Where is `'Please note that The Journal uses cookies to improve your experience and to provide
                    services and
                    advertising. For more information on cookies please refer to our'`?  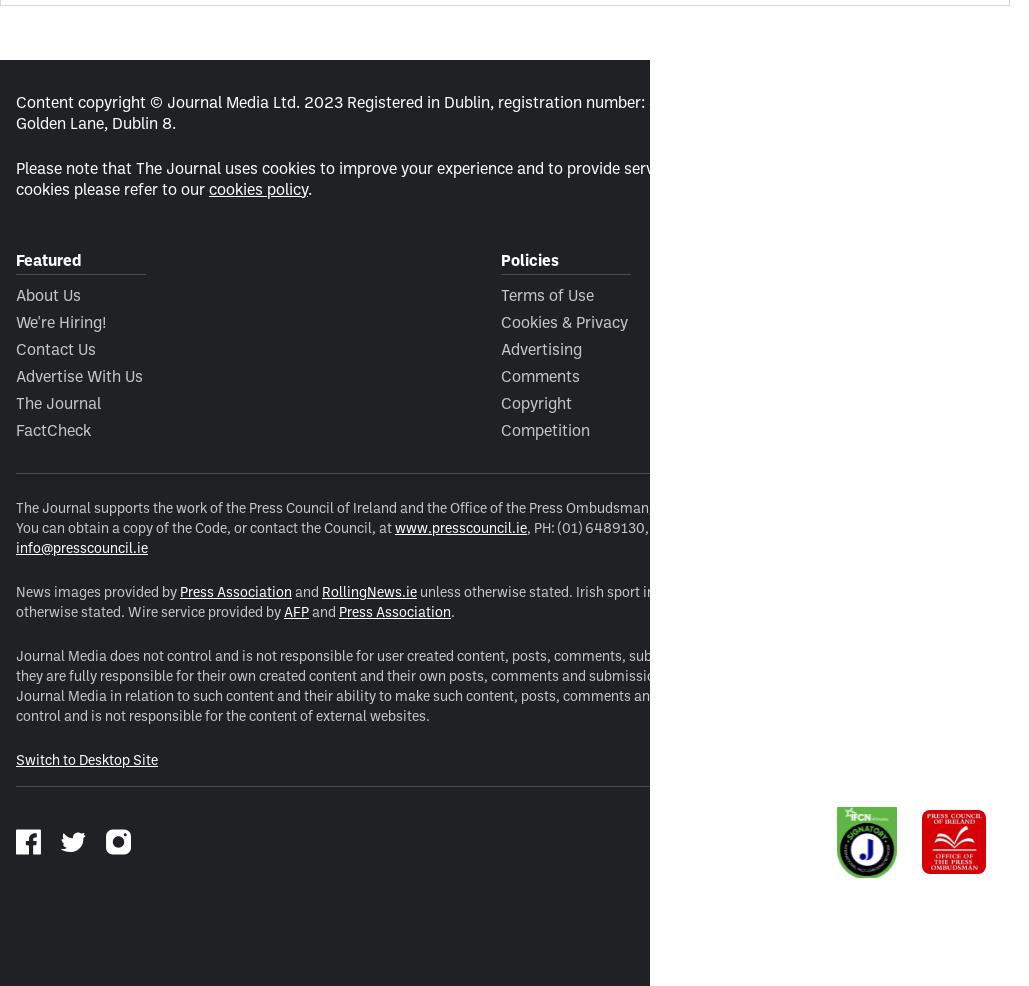
'Please note that The Journal uses cookies to improve your experience and to provide
                    services and
                    advertising. For more information on cookies please refer to our' is located at coordinates (498, 176).